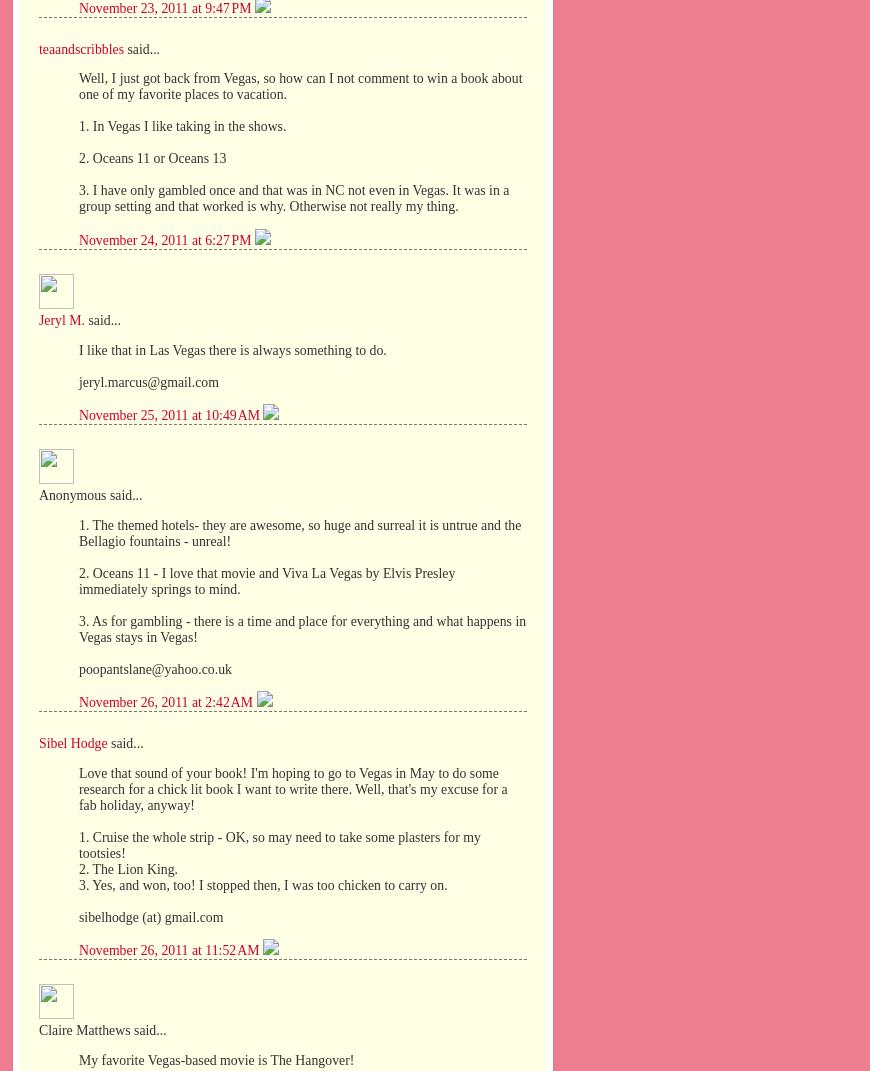 The width and height of the screenshot is (870, 1071). What do you see at coordinates (279, 844) in the screenshot?
I see `'1. Cruise the whole strip - OK, so may need to take some plasters for my tootsies!'` at bounding box center [279, 844].